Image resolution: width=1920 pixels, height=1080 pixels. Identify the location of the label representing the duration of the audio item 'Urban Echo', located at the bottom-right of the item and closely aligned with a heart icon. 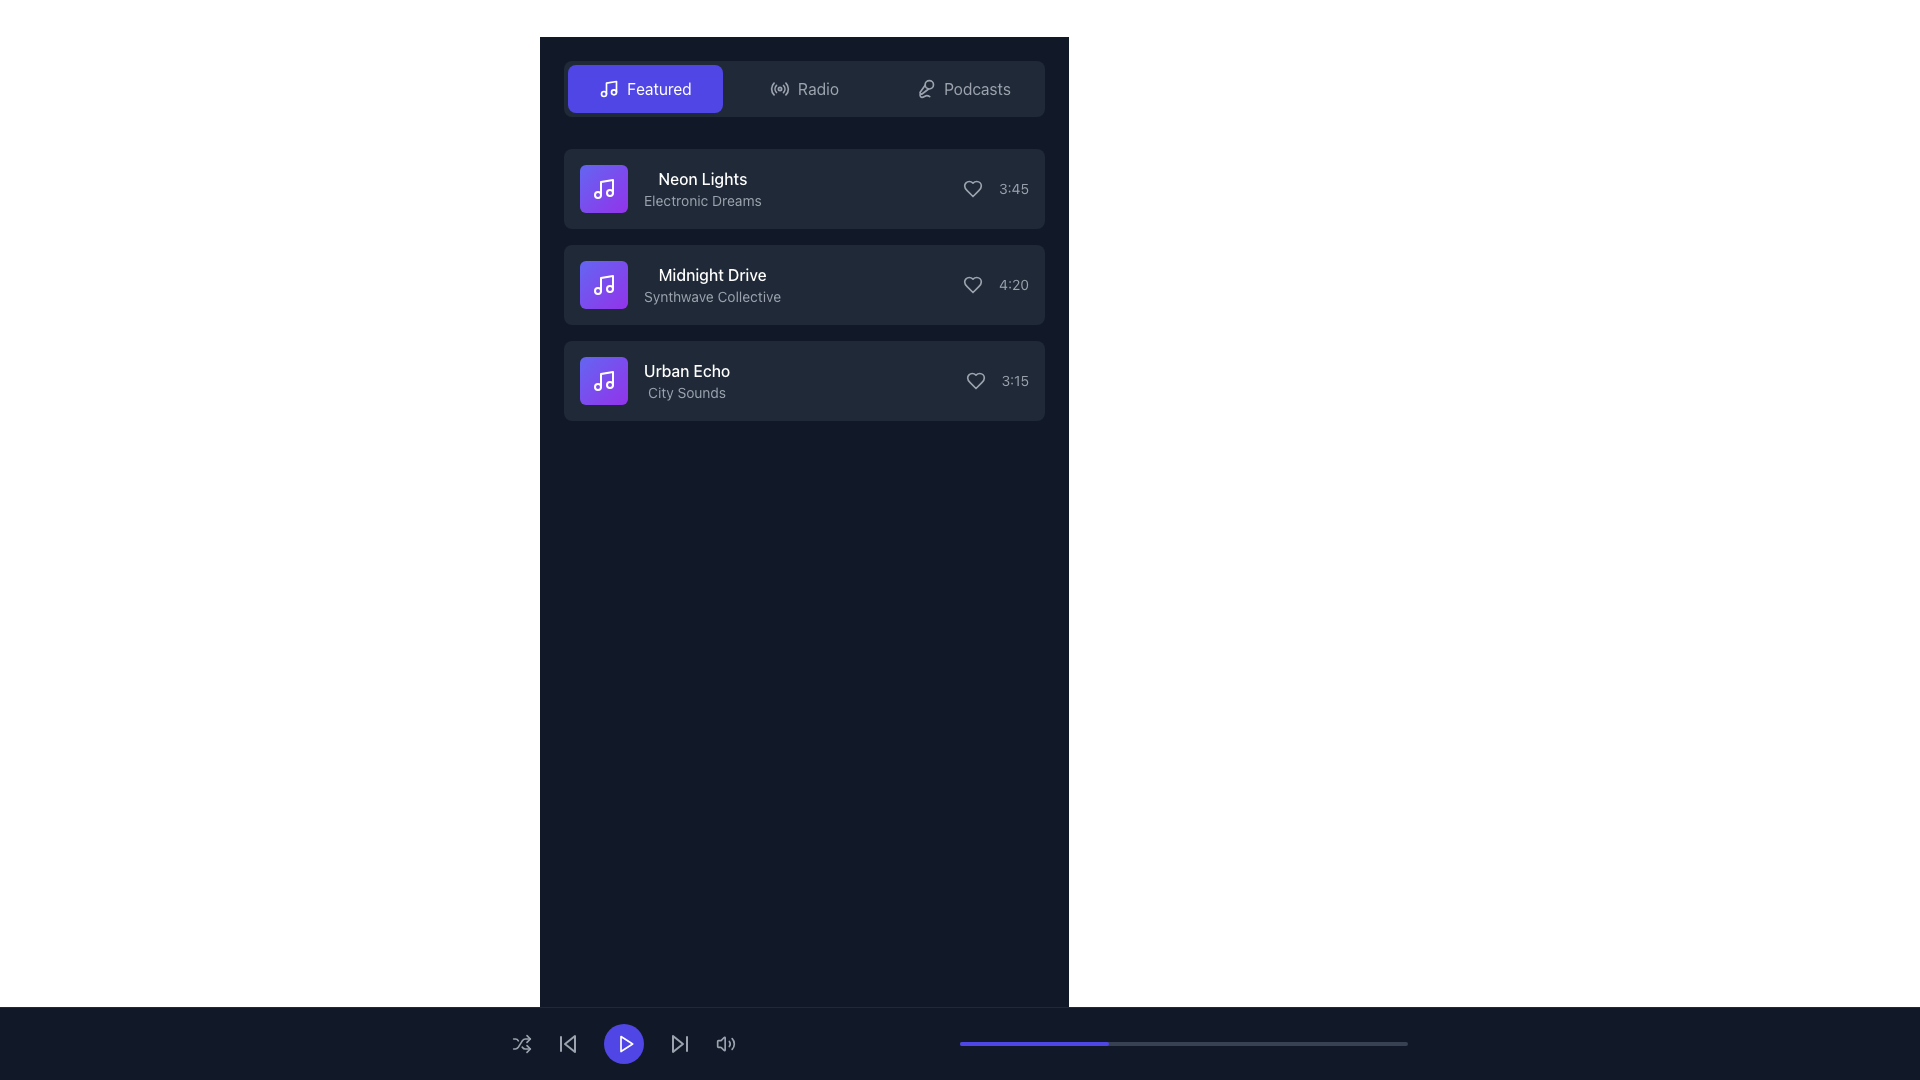
(997, 381).